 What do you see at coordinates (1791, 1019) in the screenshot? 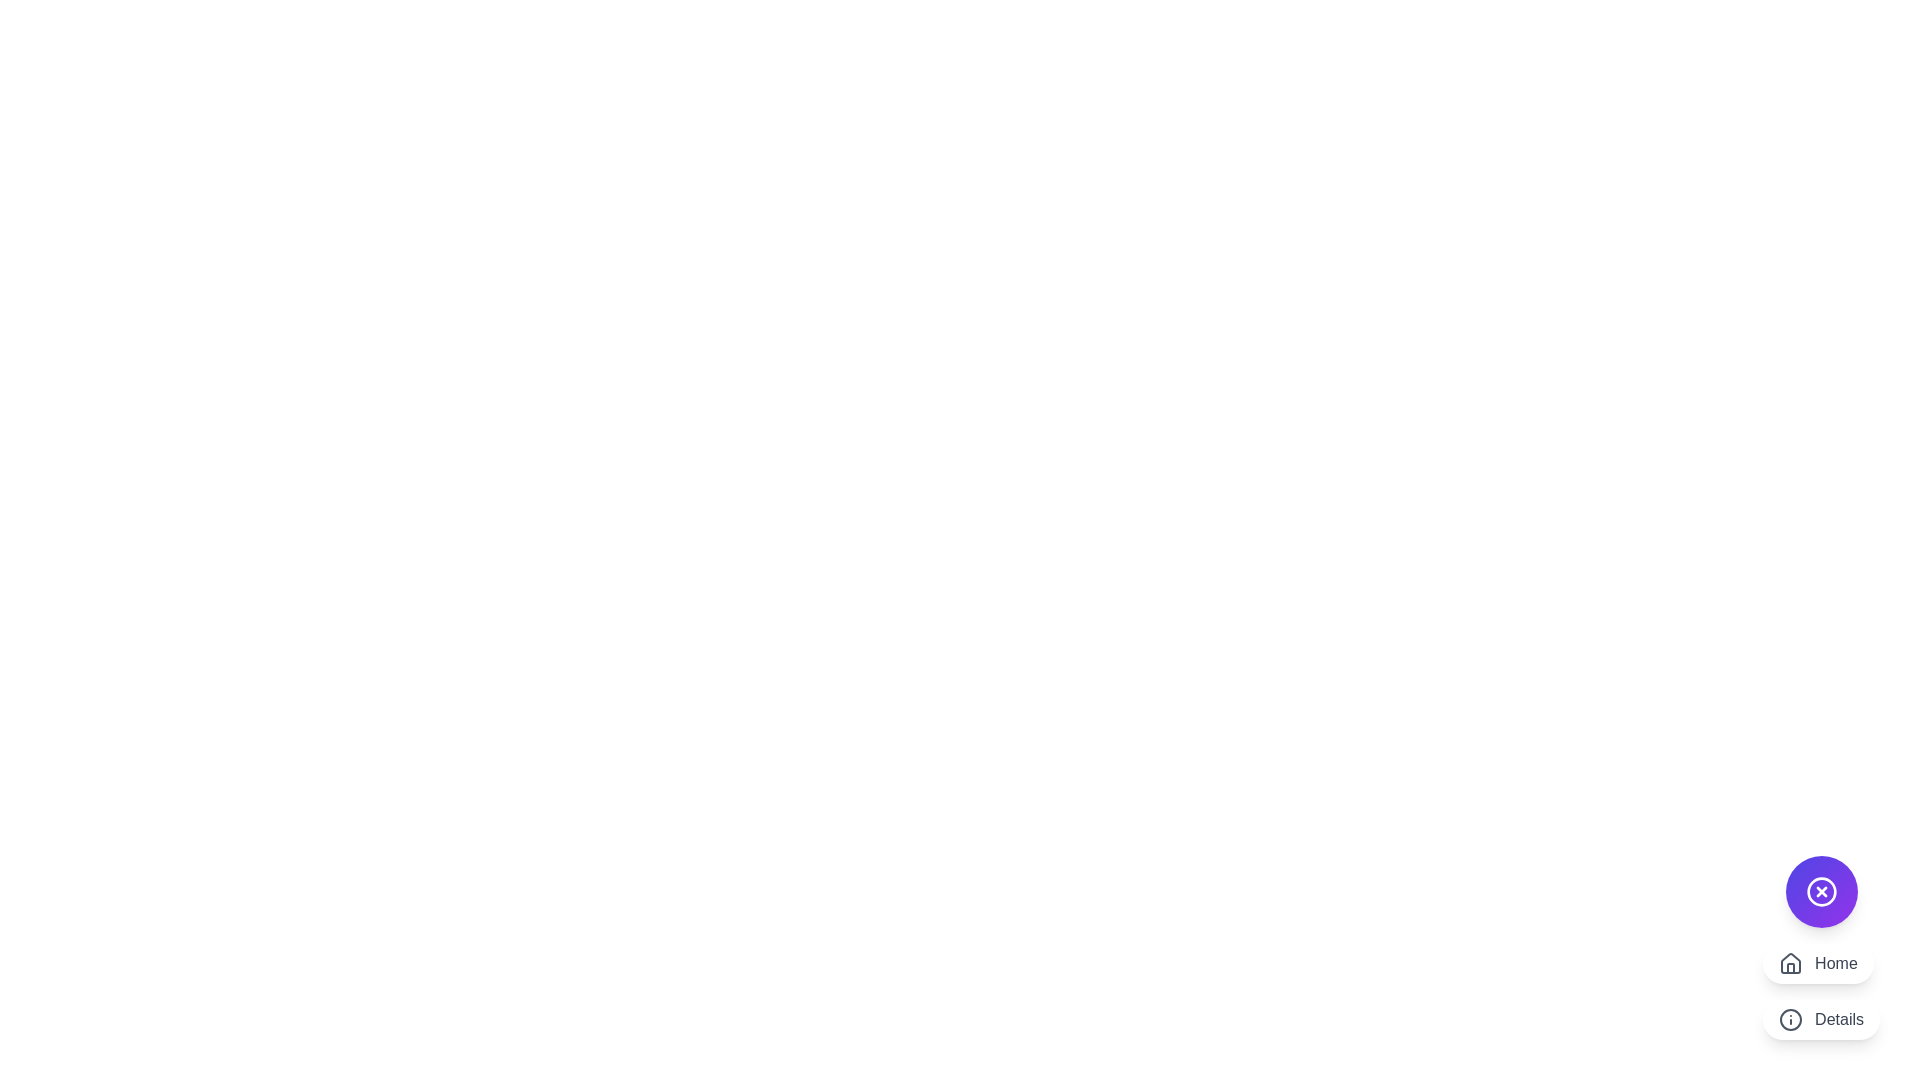
I see `the SVG circle graphic that is part of an informational or action-related icon, located near the bottom-right corner of the interface adjacent to 'Home' and 'Details'` at bounding box center [1791, 1019].